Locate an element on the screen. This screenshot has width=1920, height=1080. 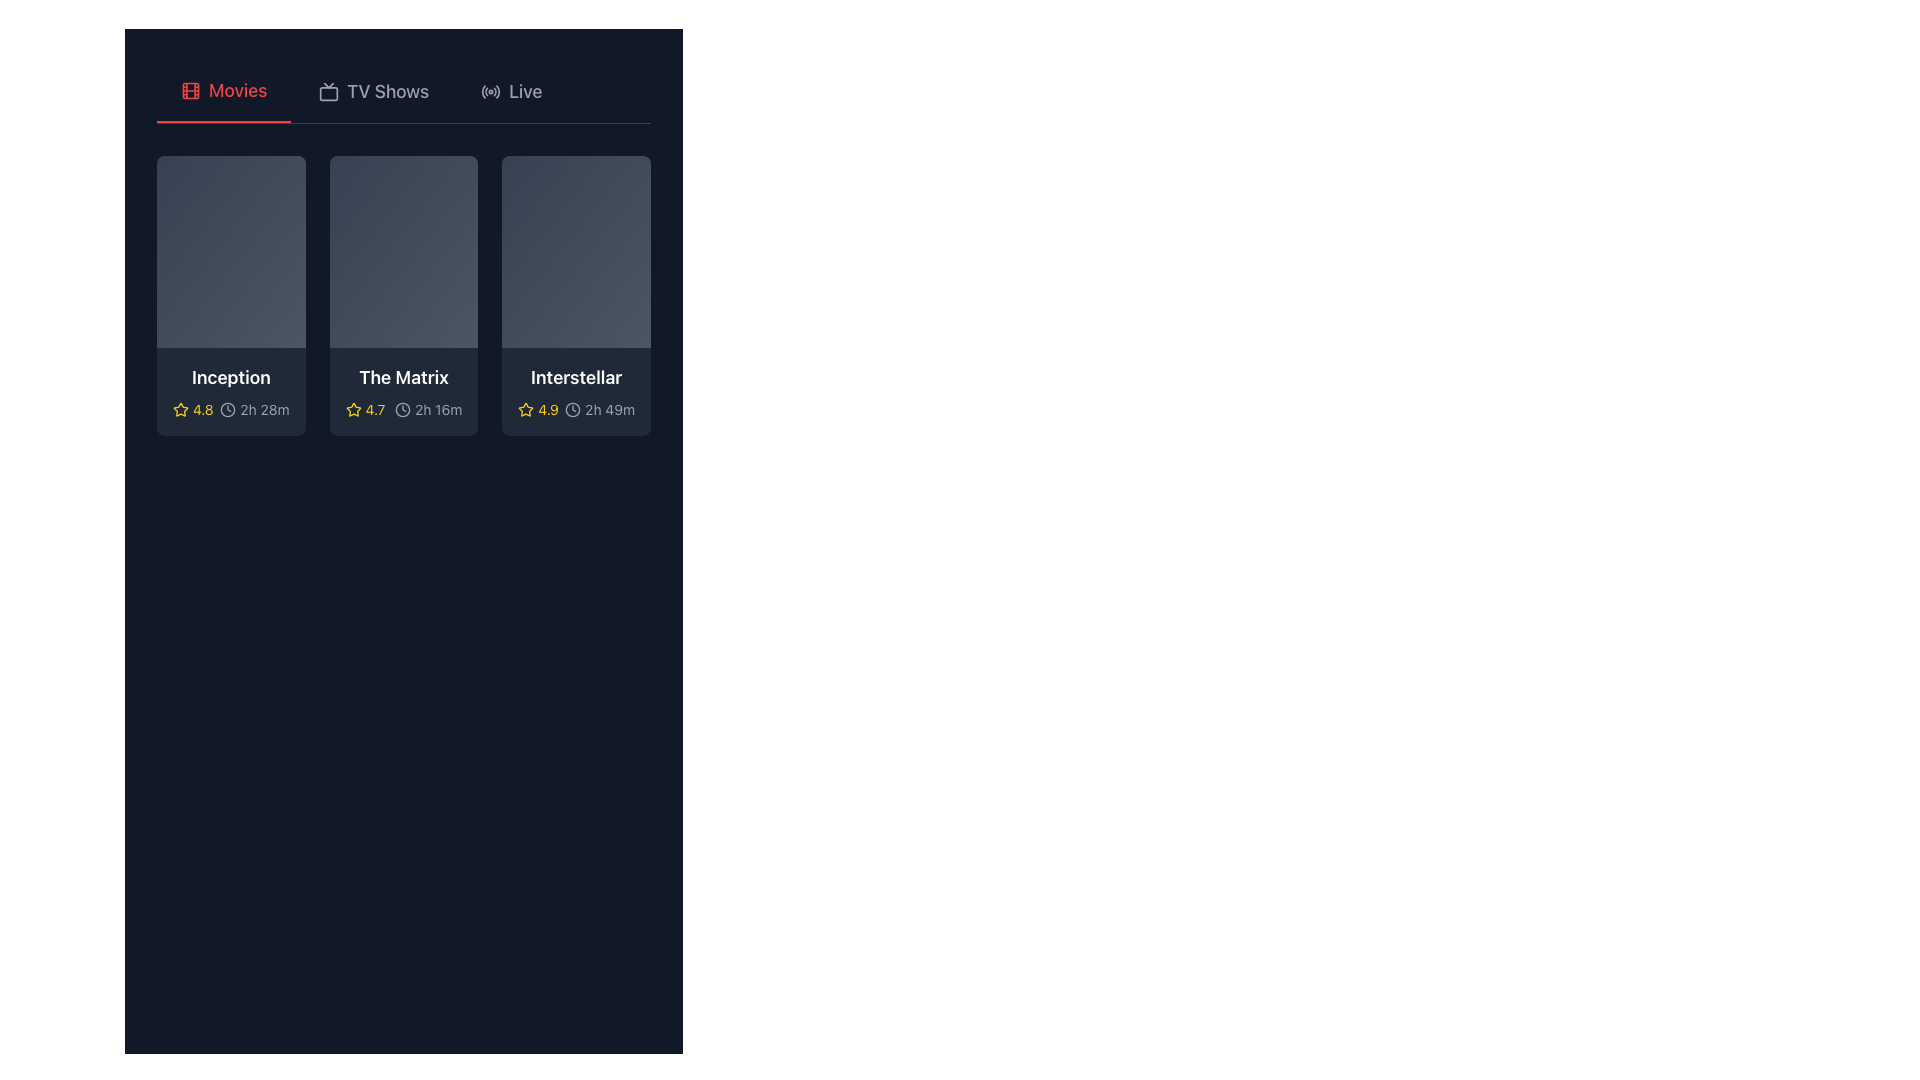
text displayed on the label that indicates the duration of the movie 'The Matrix', which is located in the second card, positioned to the right of the clock icon and under the movie's rating is located at coordinates (437, 408).